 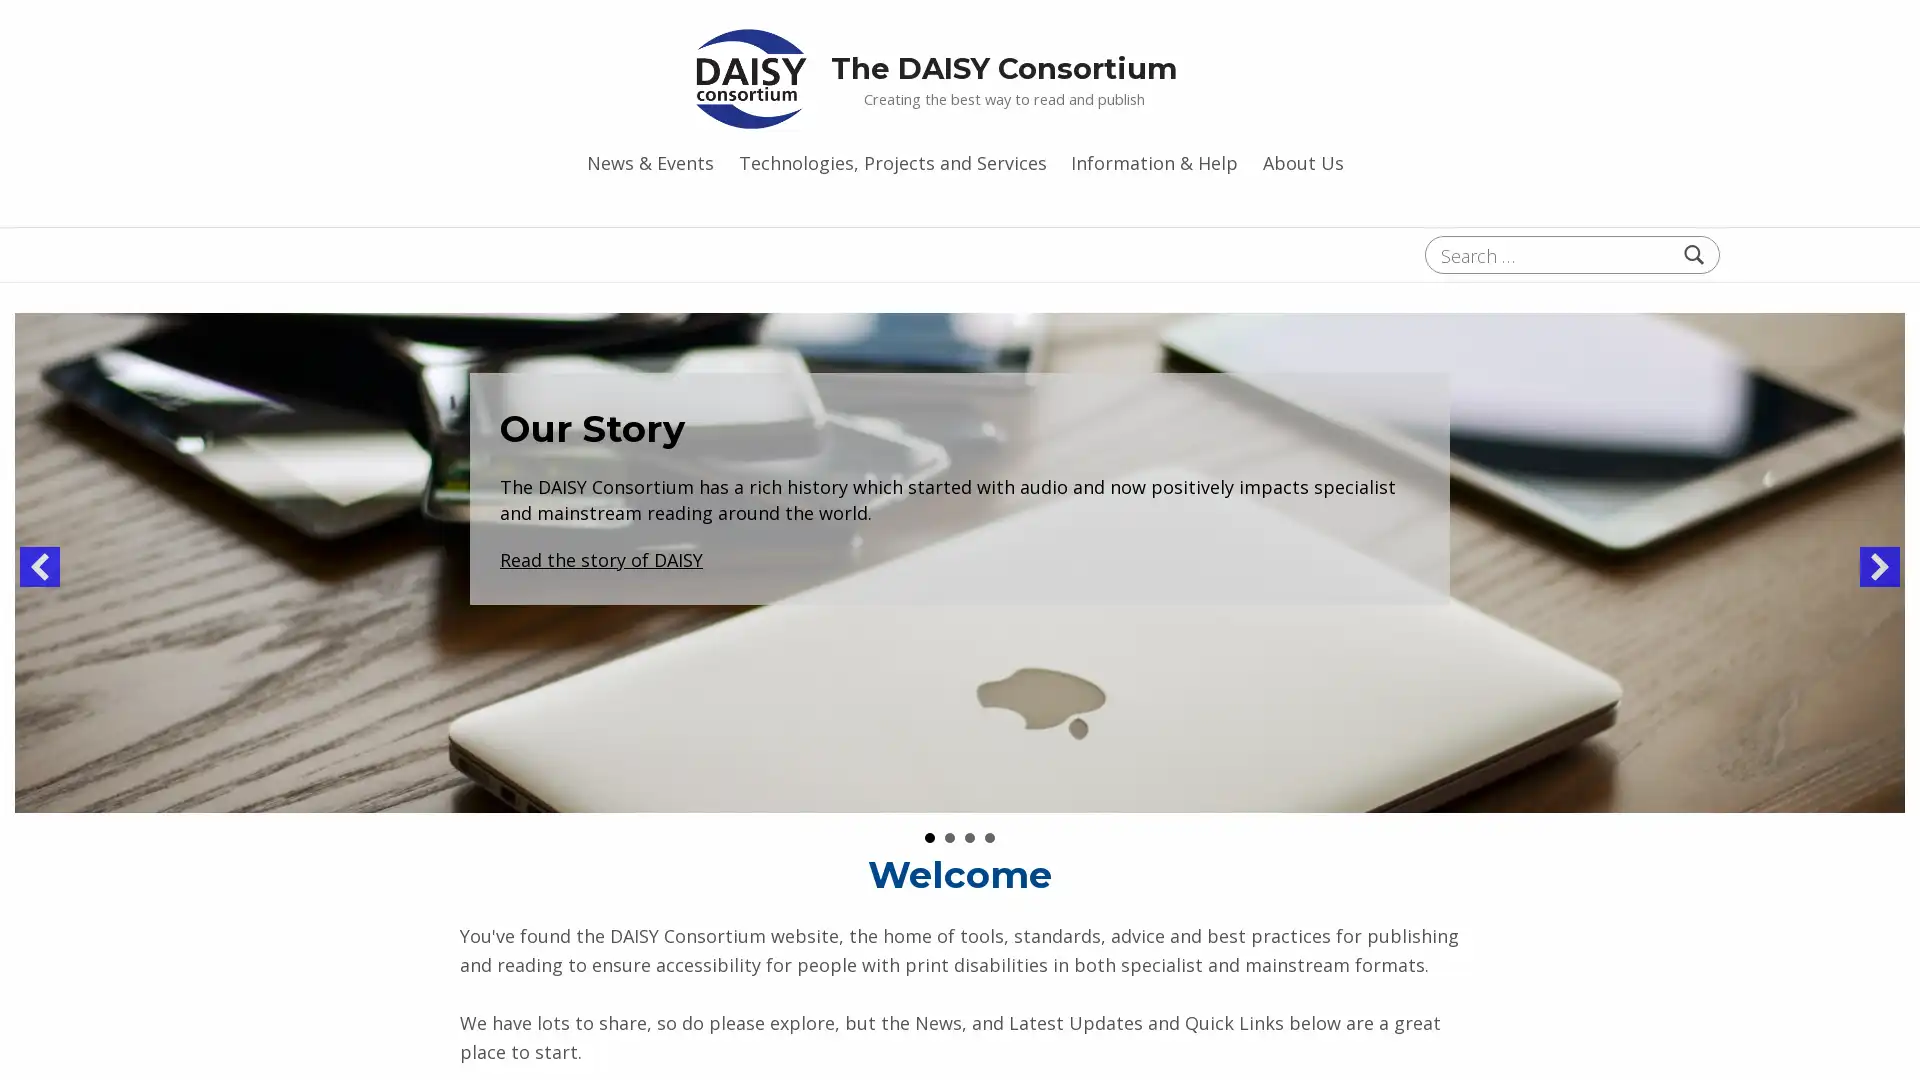 What do you see at coordinates (39, 567) in the screenshot?
I see `previous` at bounding box center [39, 567].